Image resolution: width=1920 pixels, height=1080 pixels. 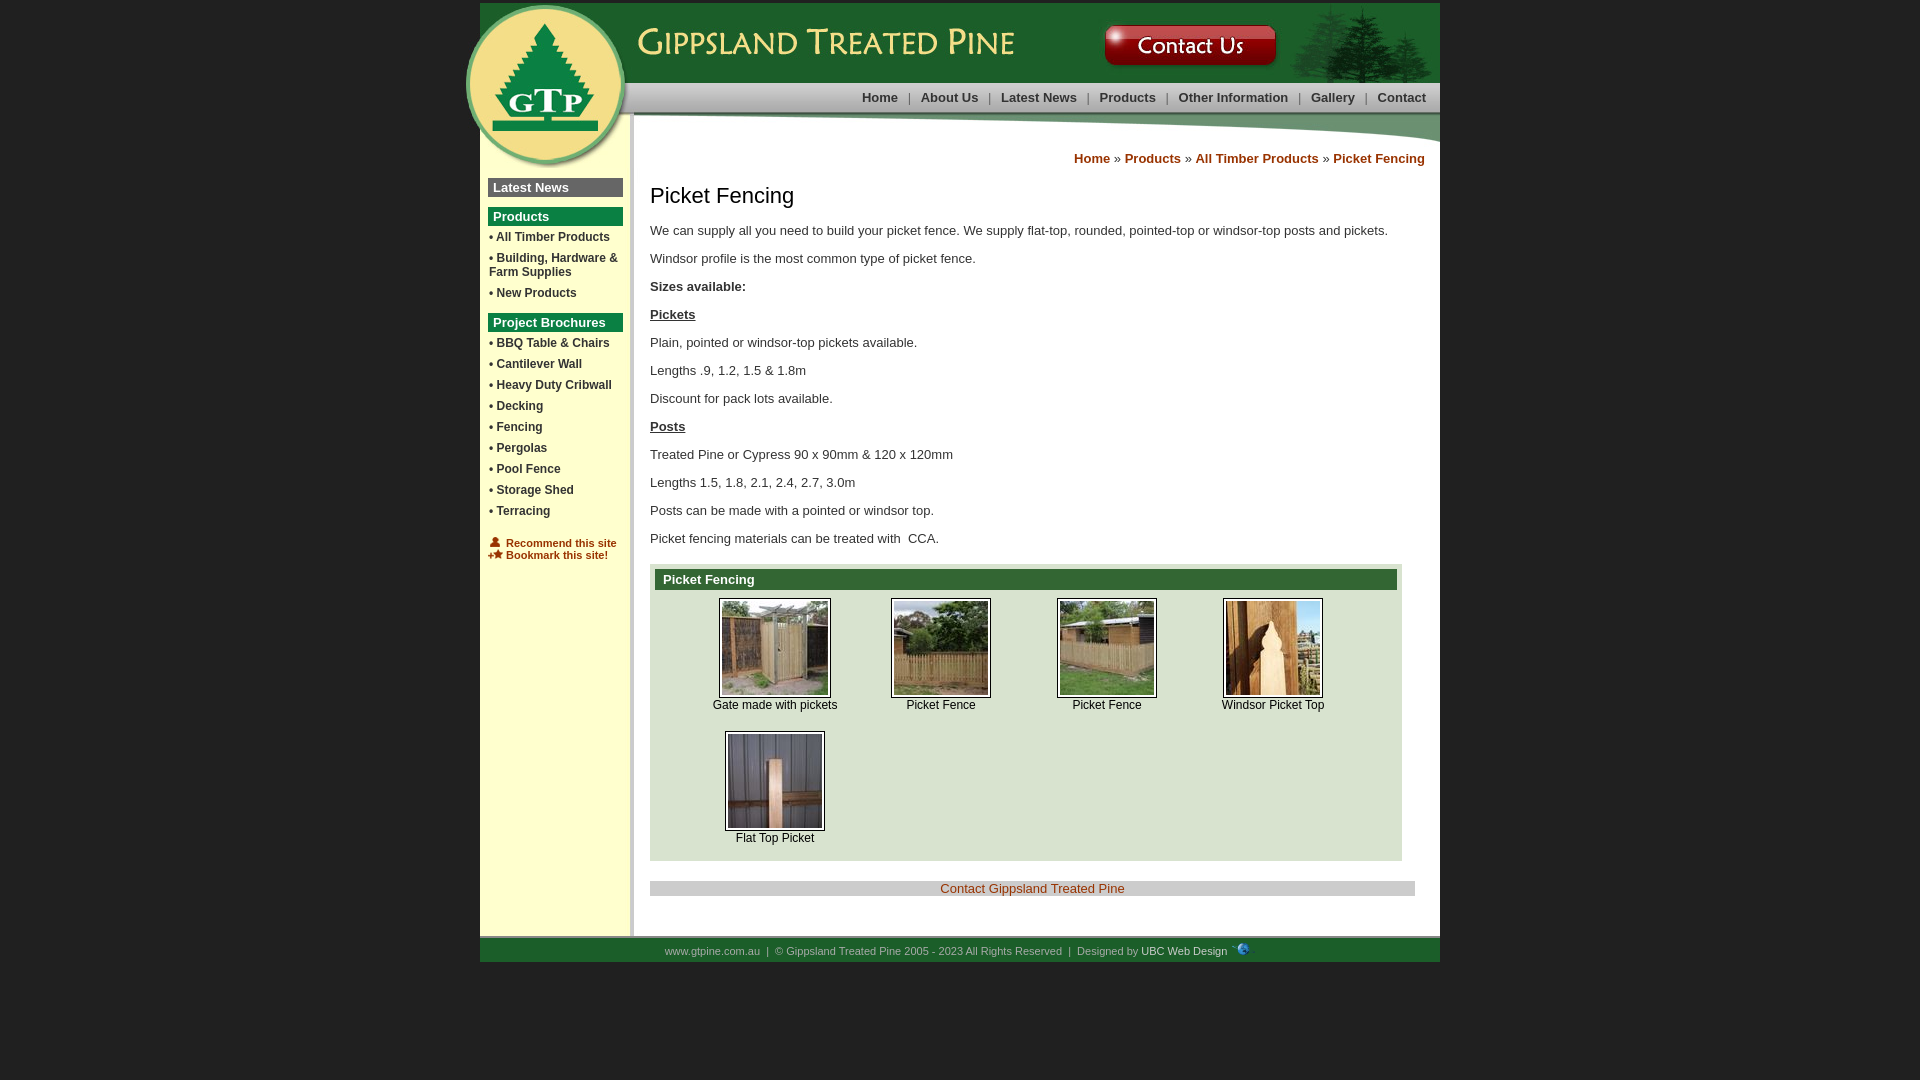 What do you see at coordinates (1333, 97) in the screenshot?
I see `'Gallery'` at bounding box center [1333, 97].